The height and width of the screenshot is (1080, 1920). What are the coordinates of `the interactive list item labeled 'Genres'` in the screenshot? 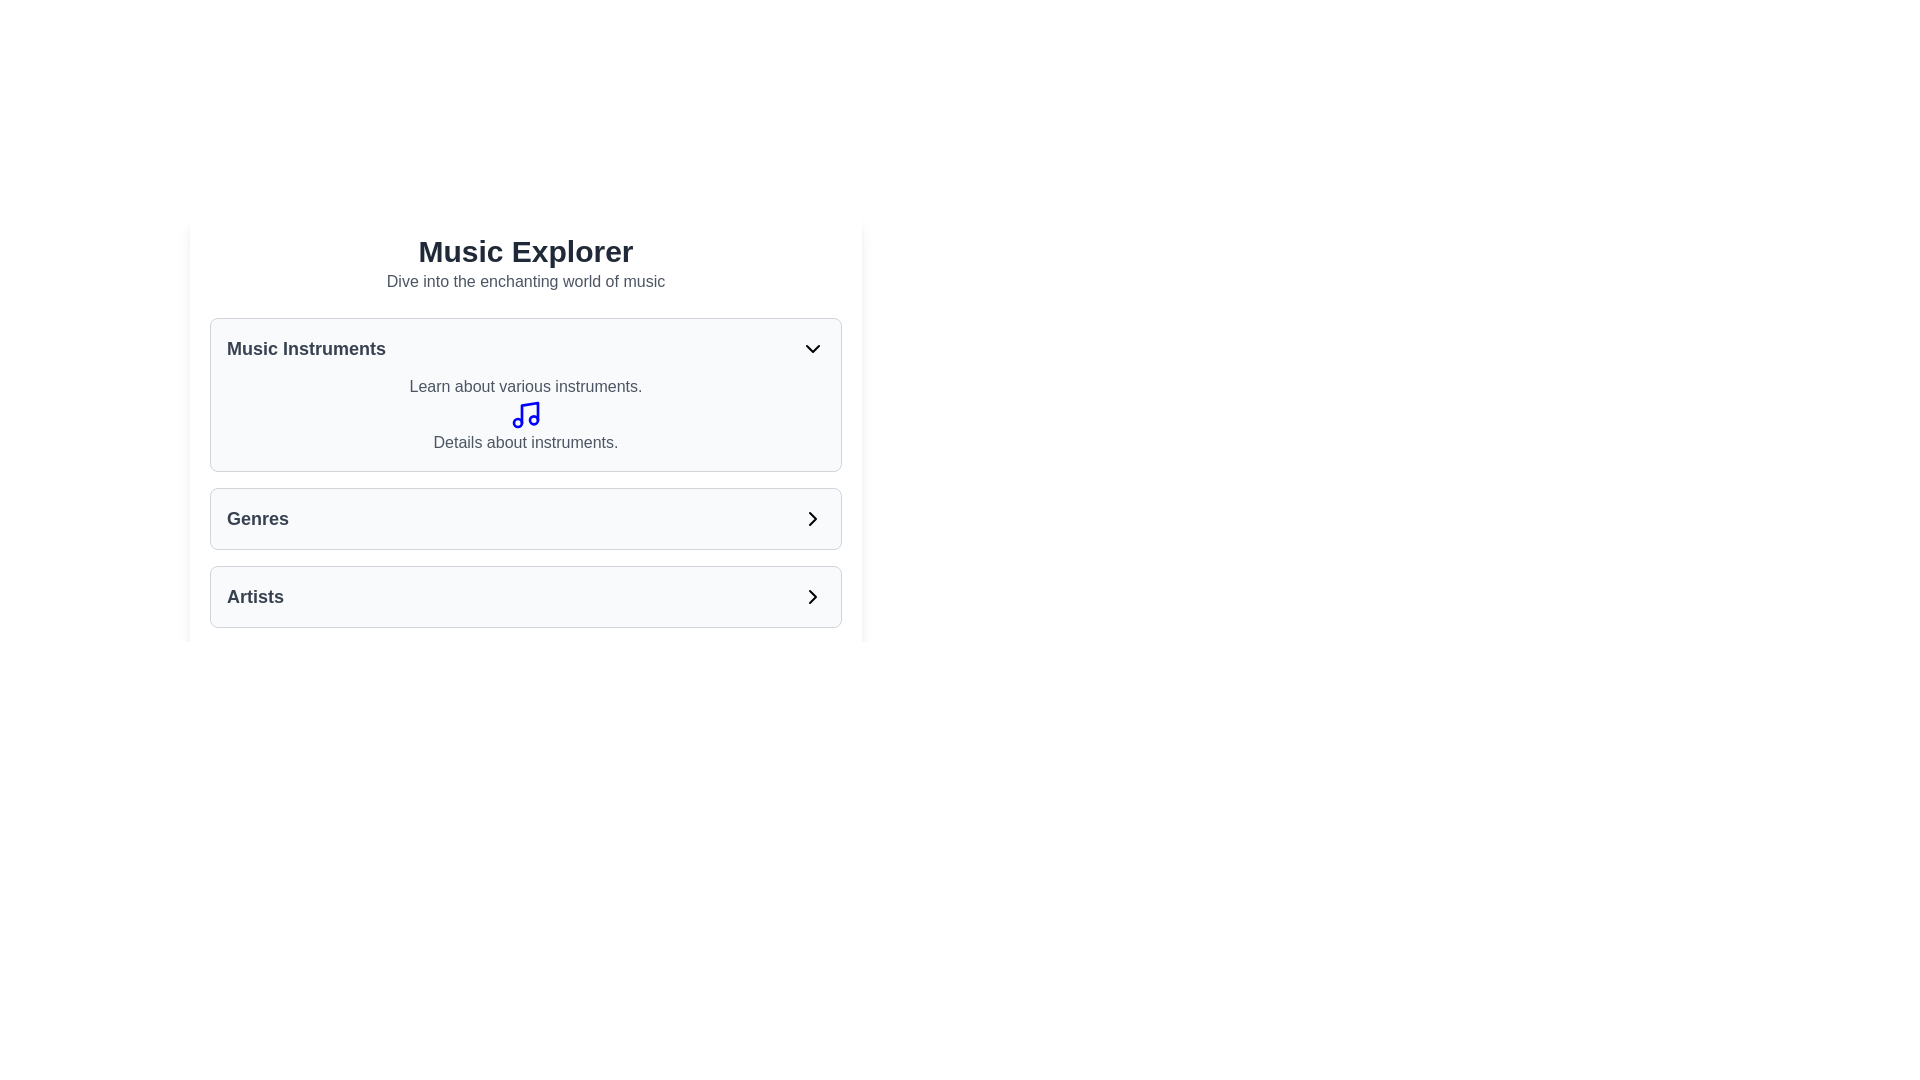 It's located at (526, 518).